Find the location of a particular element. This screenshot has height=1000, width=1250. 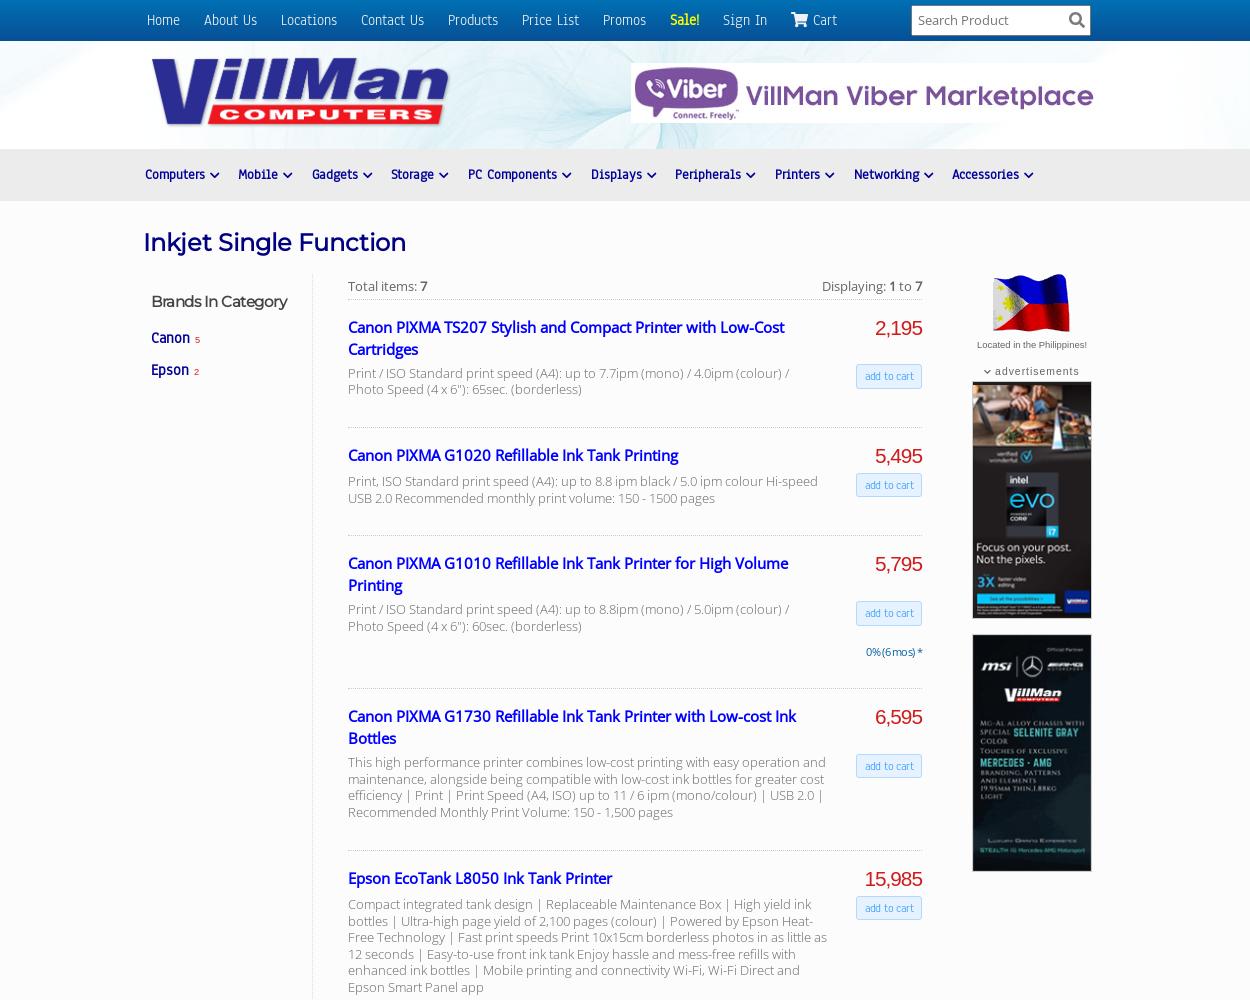

'Brands In Category' is located at coordinates (217, 301).